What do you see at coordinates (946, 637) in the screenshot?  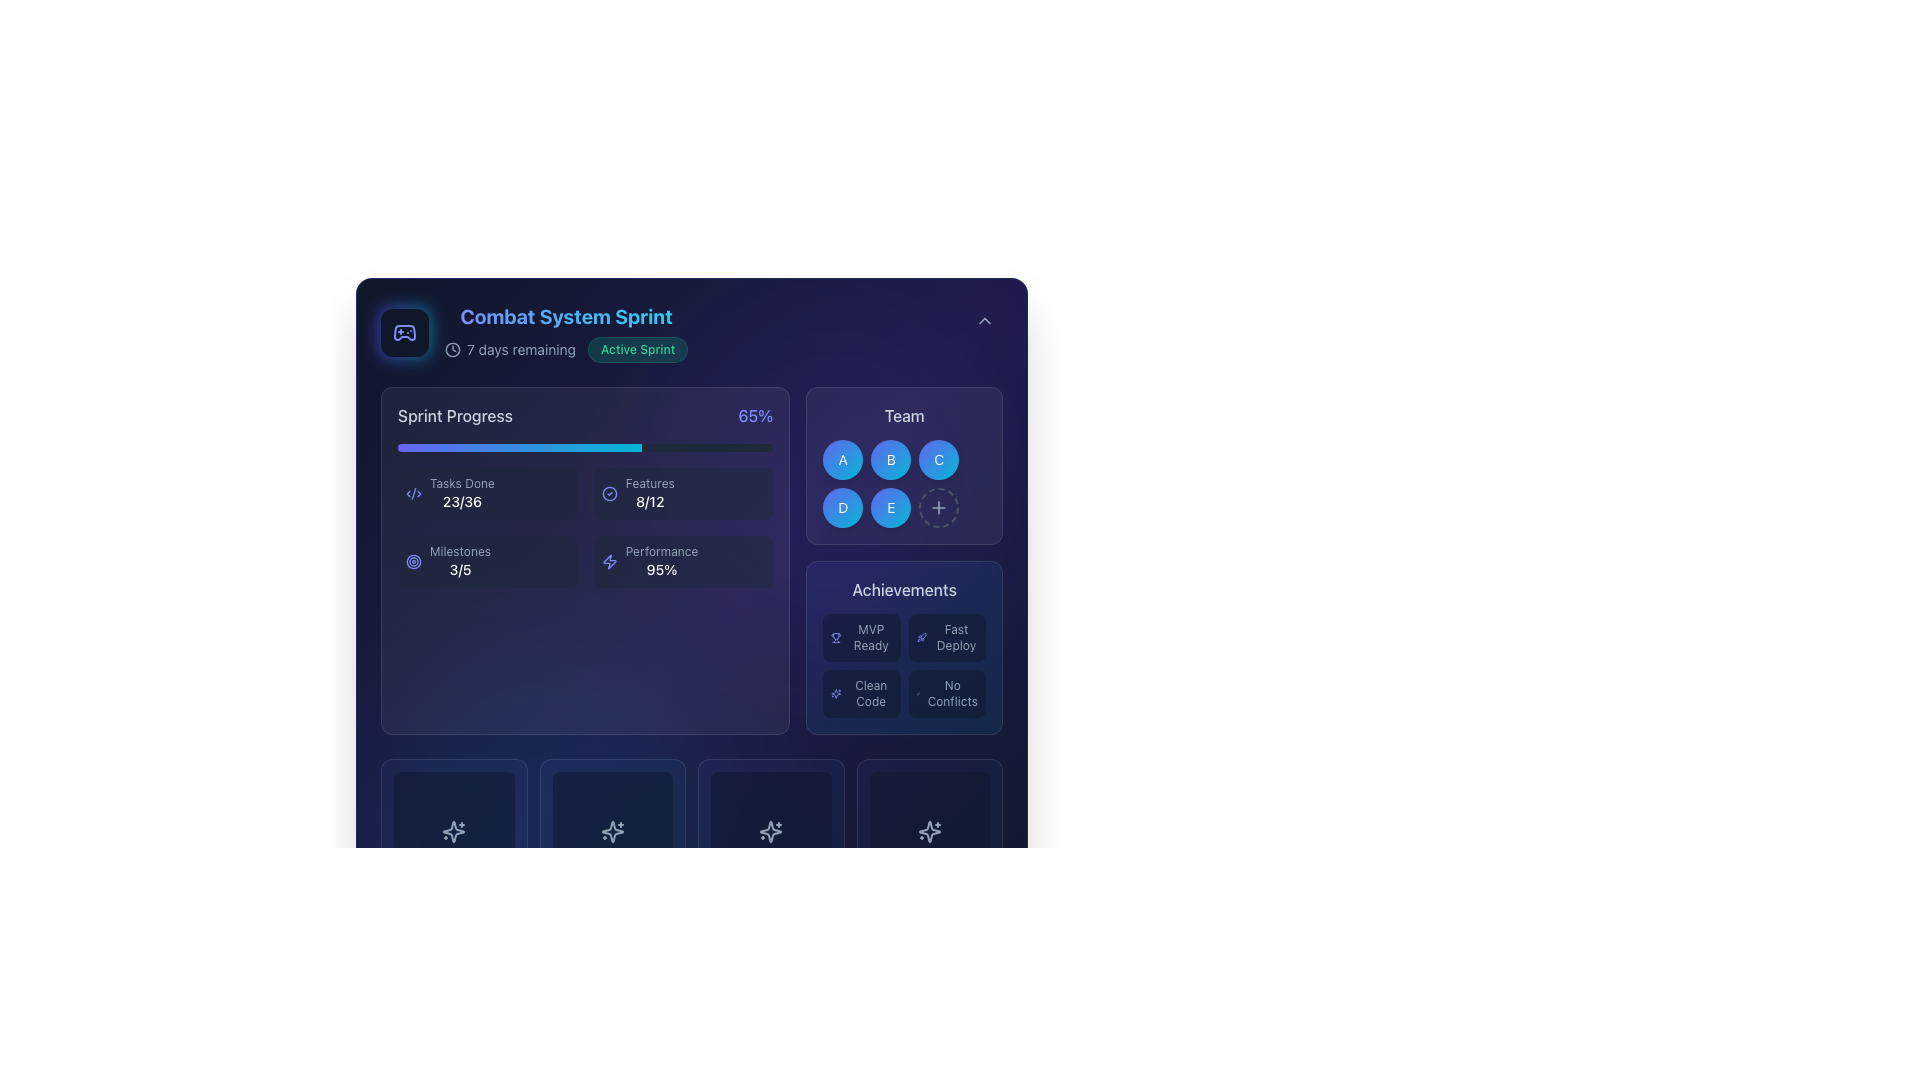 I see `the 'Fast Deploy' achievement badge located in the top right corner of the Achievements section, specifically in the second position of the first row` at bounding box center [946, 637].